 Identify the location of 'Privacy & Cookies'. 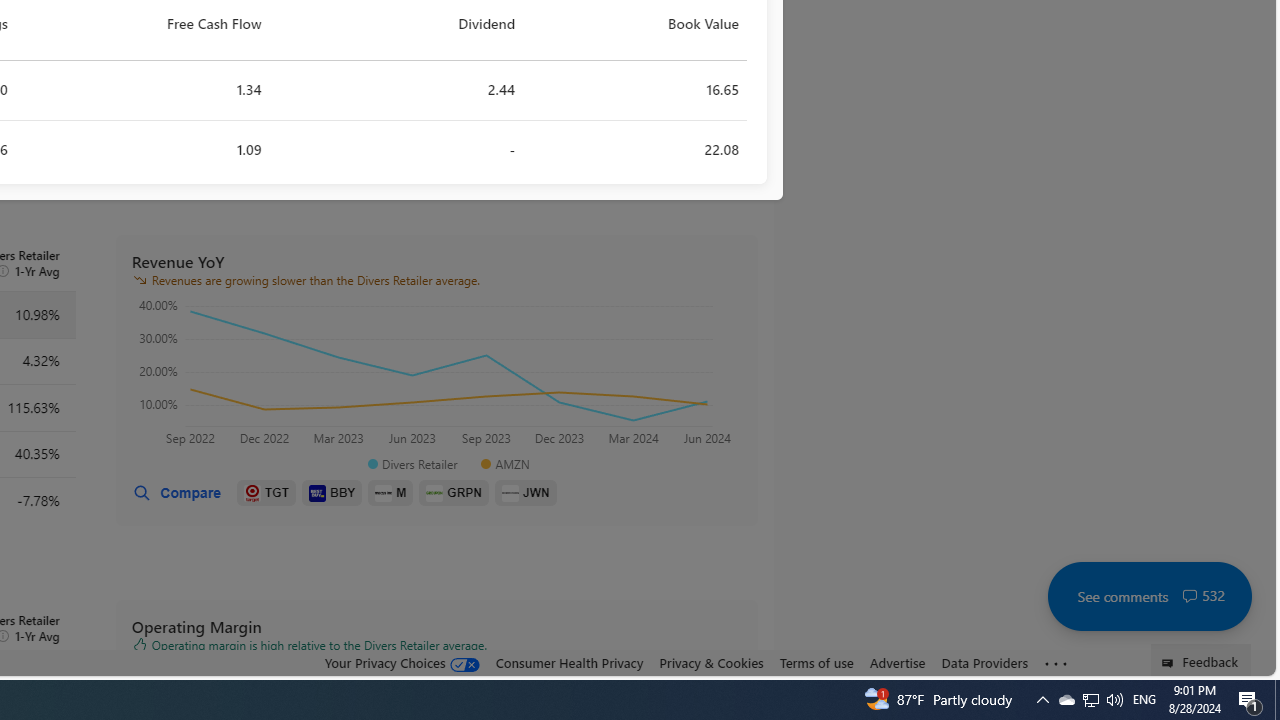
(711, 663).